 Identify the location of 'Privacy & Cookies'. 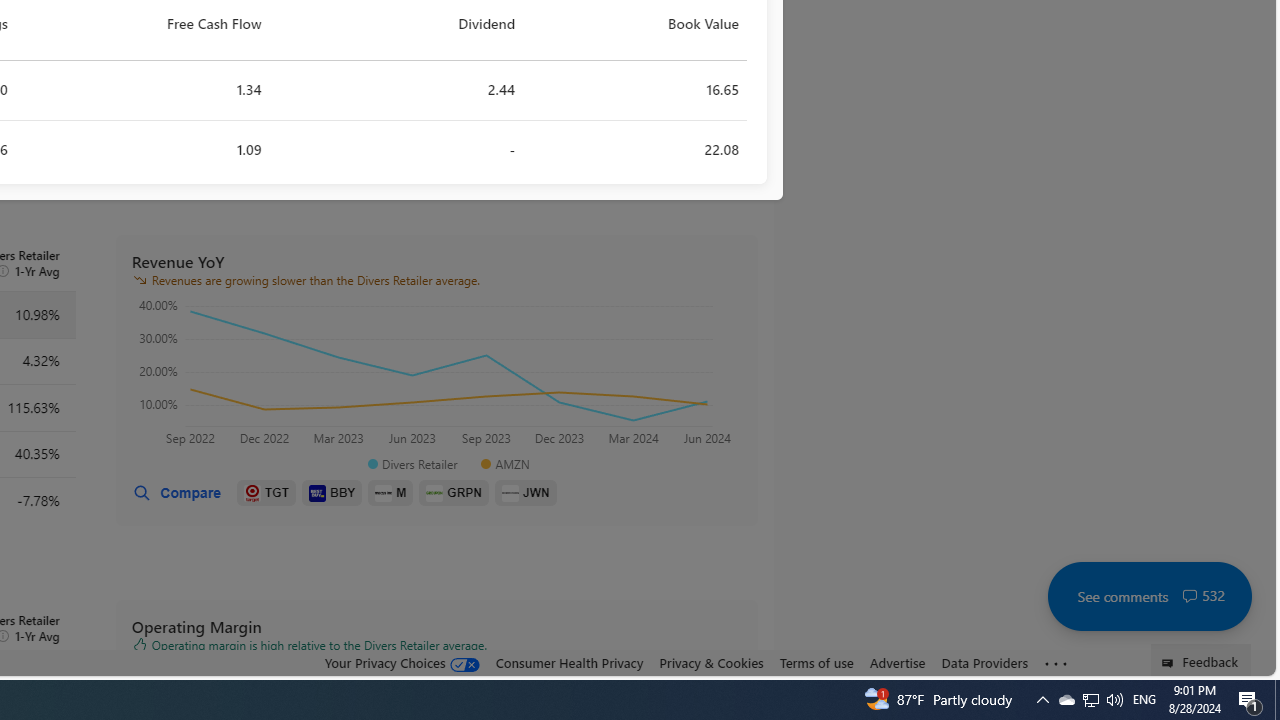
(711, 663).